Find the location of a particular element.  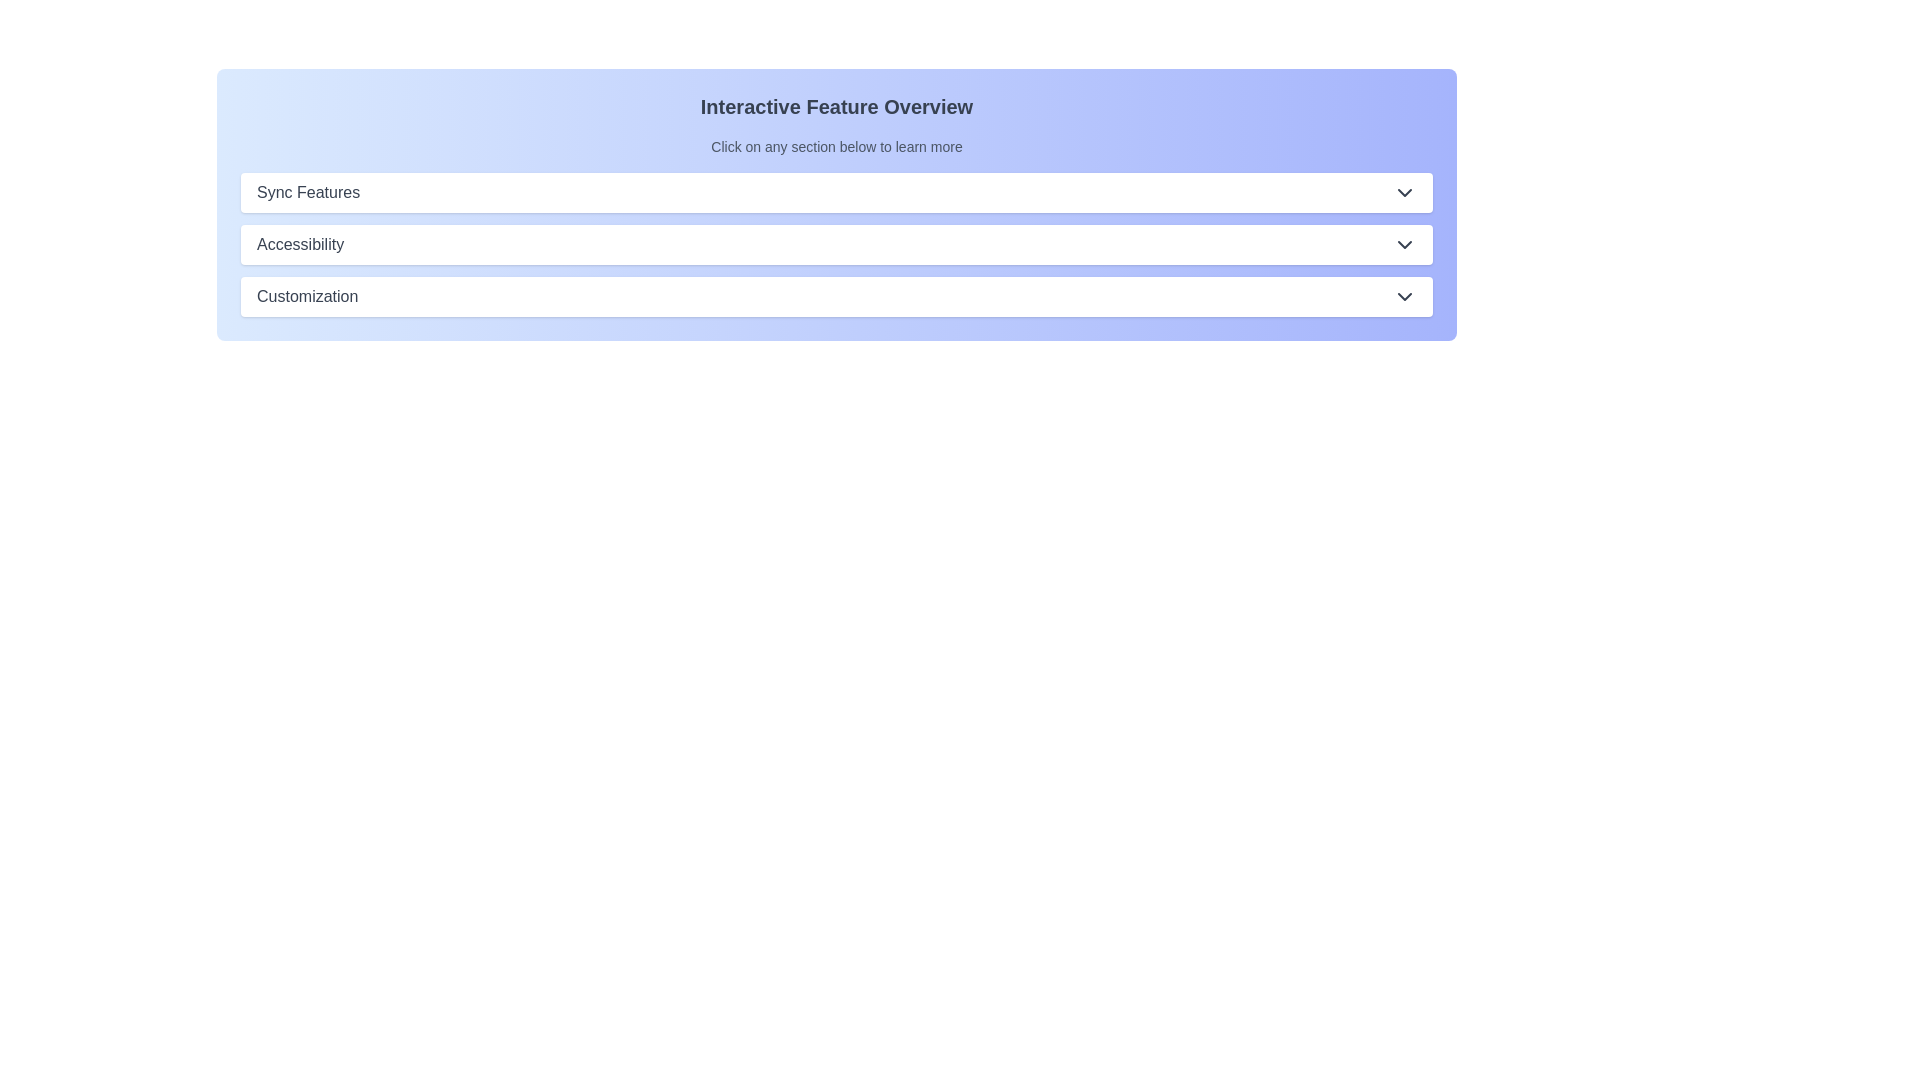

the third clickable button or expandable section header that provides access to customization-related features for keyboard navigation is located at coordinates (836, 297).